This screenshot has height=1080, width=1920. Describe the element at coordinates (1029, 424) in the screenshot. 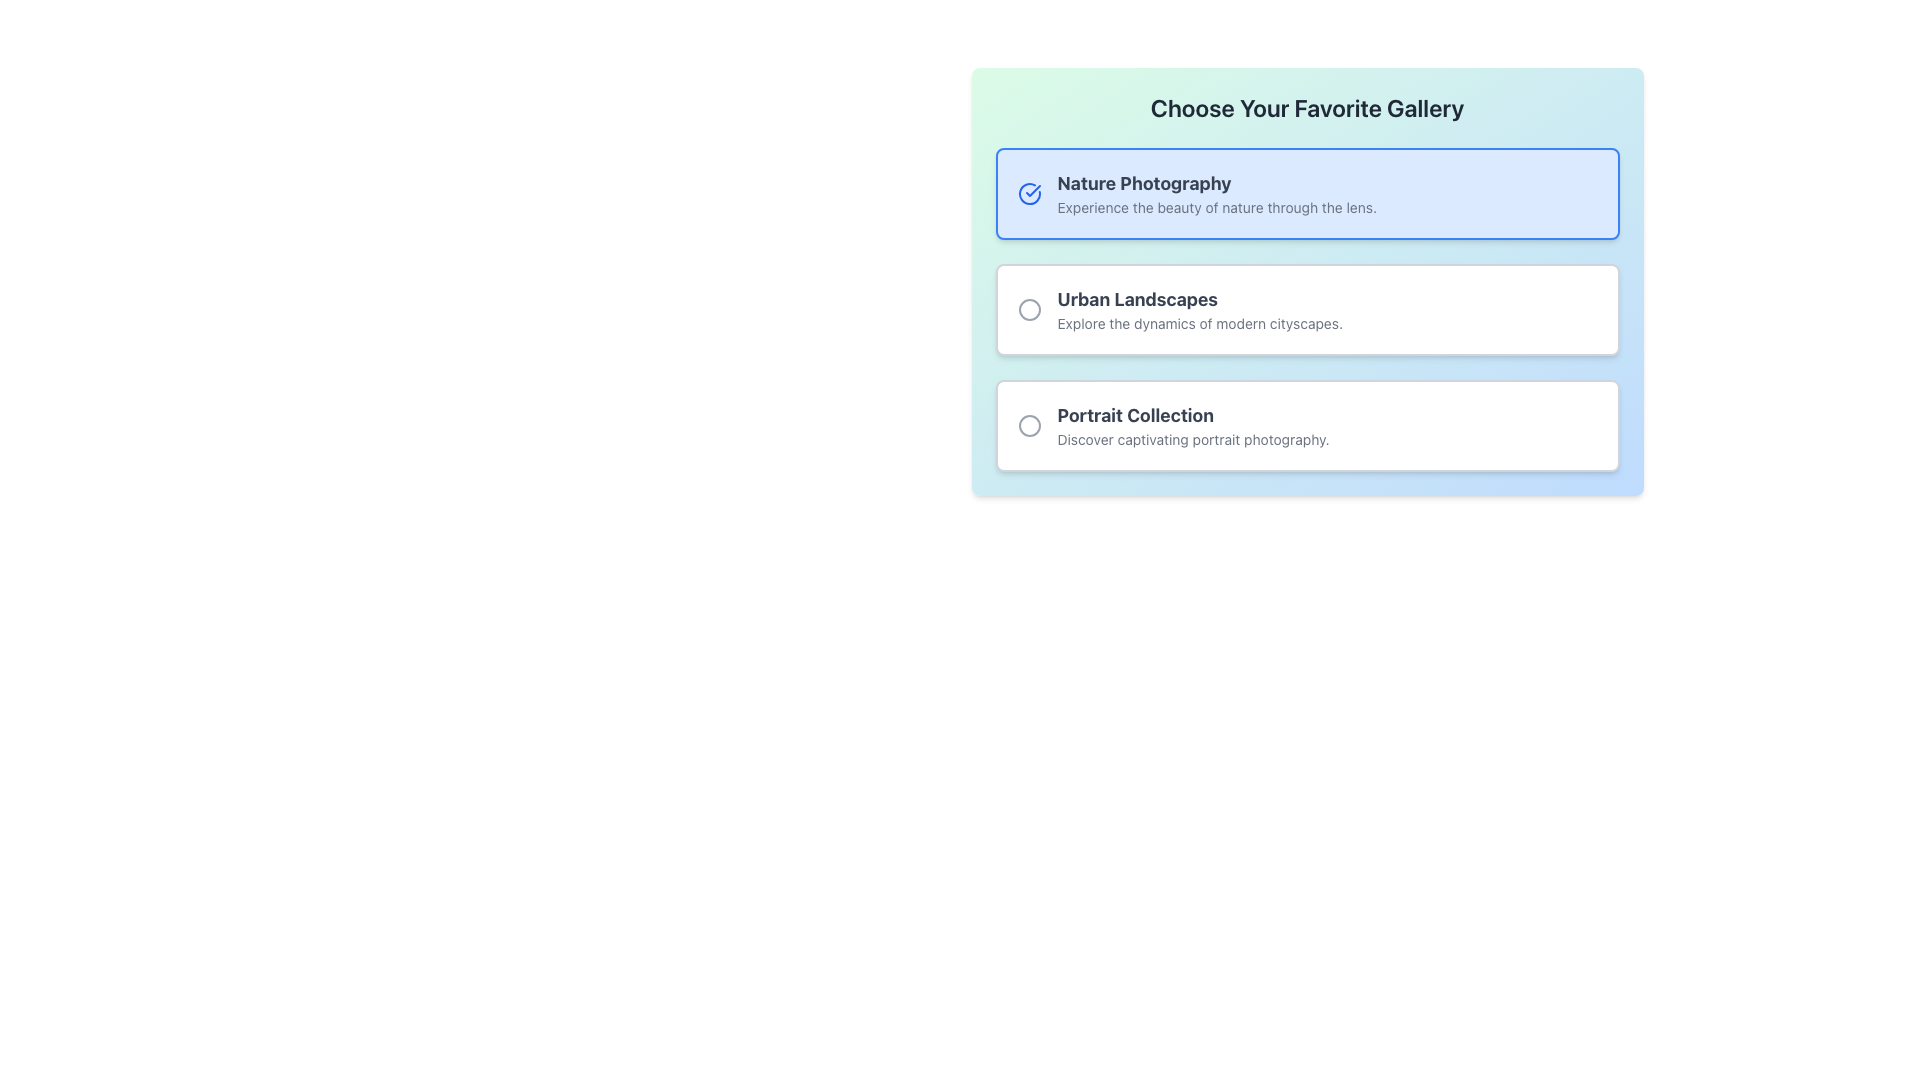

I see `the Radio Button Indicator` at that location.